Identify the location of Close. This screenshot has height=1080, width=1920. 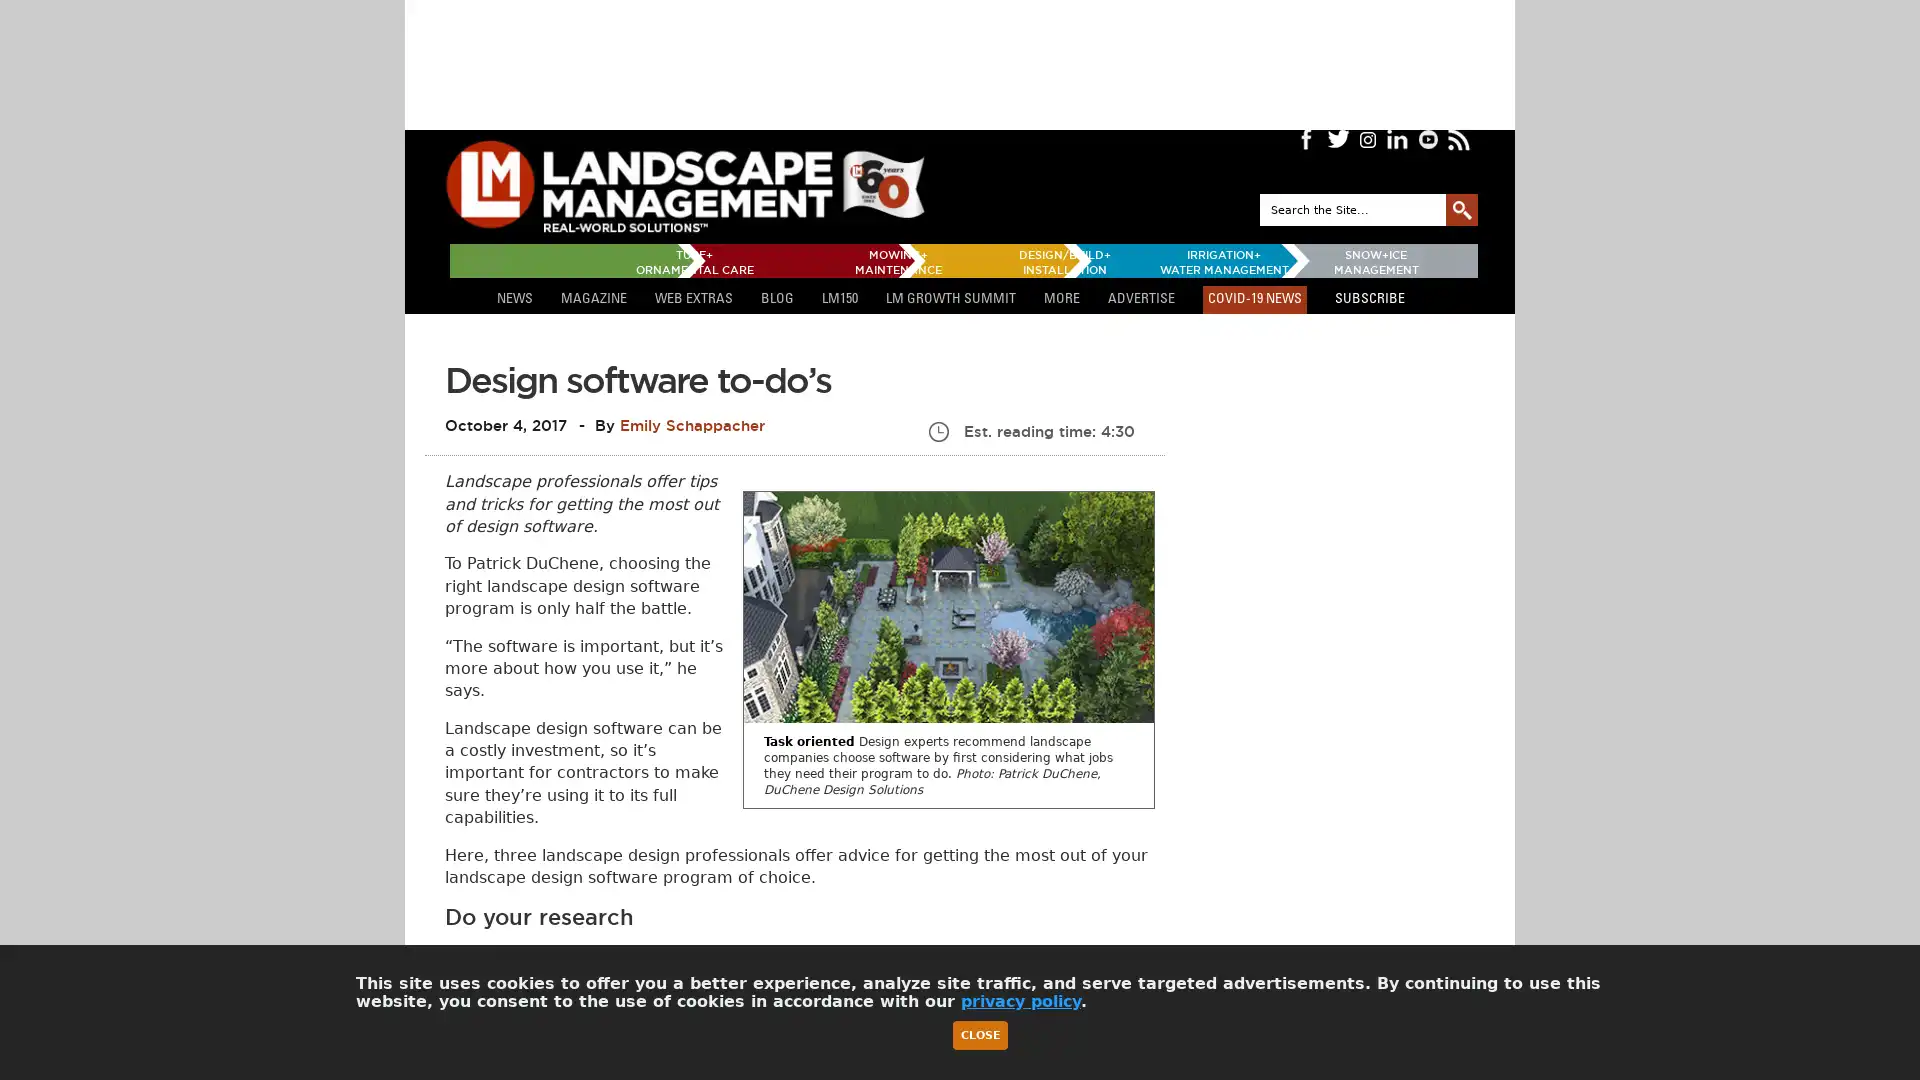
(979, 1035).